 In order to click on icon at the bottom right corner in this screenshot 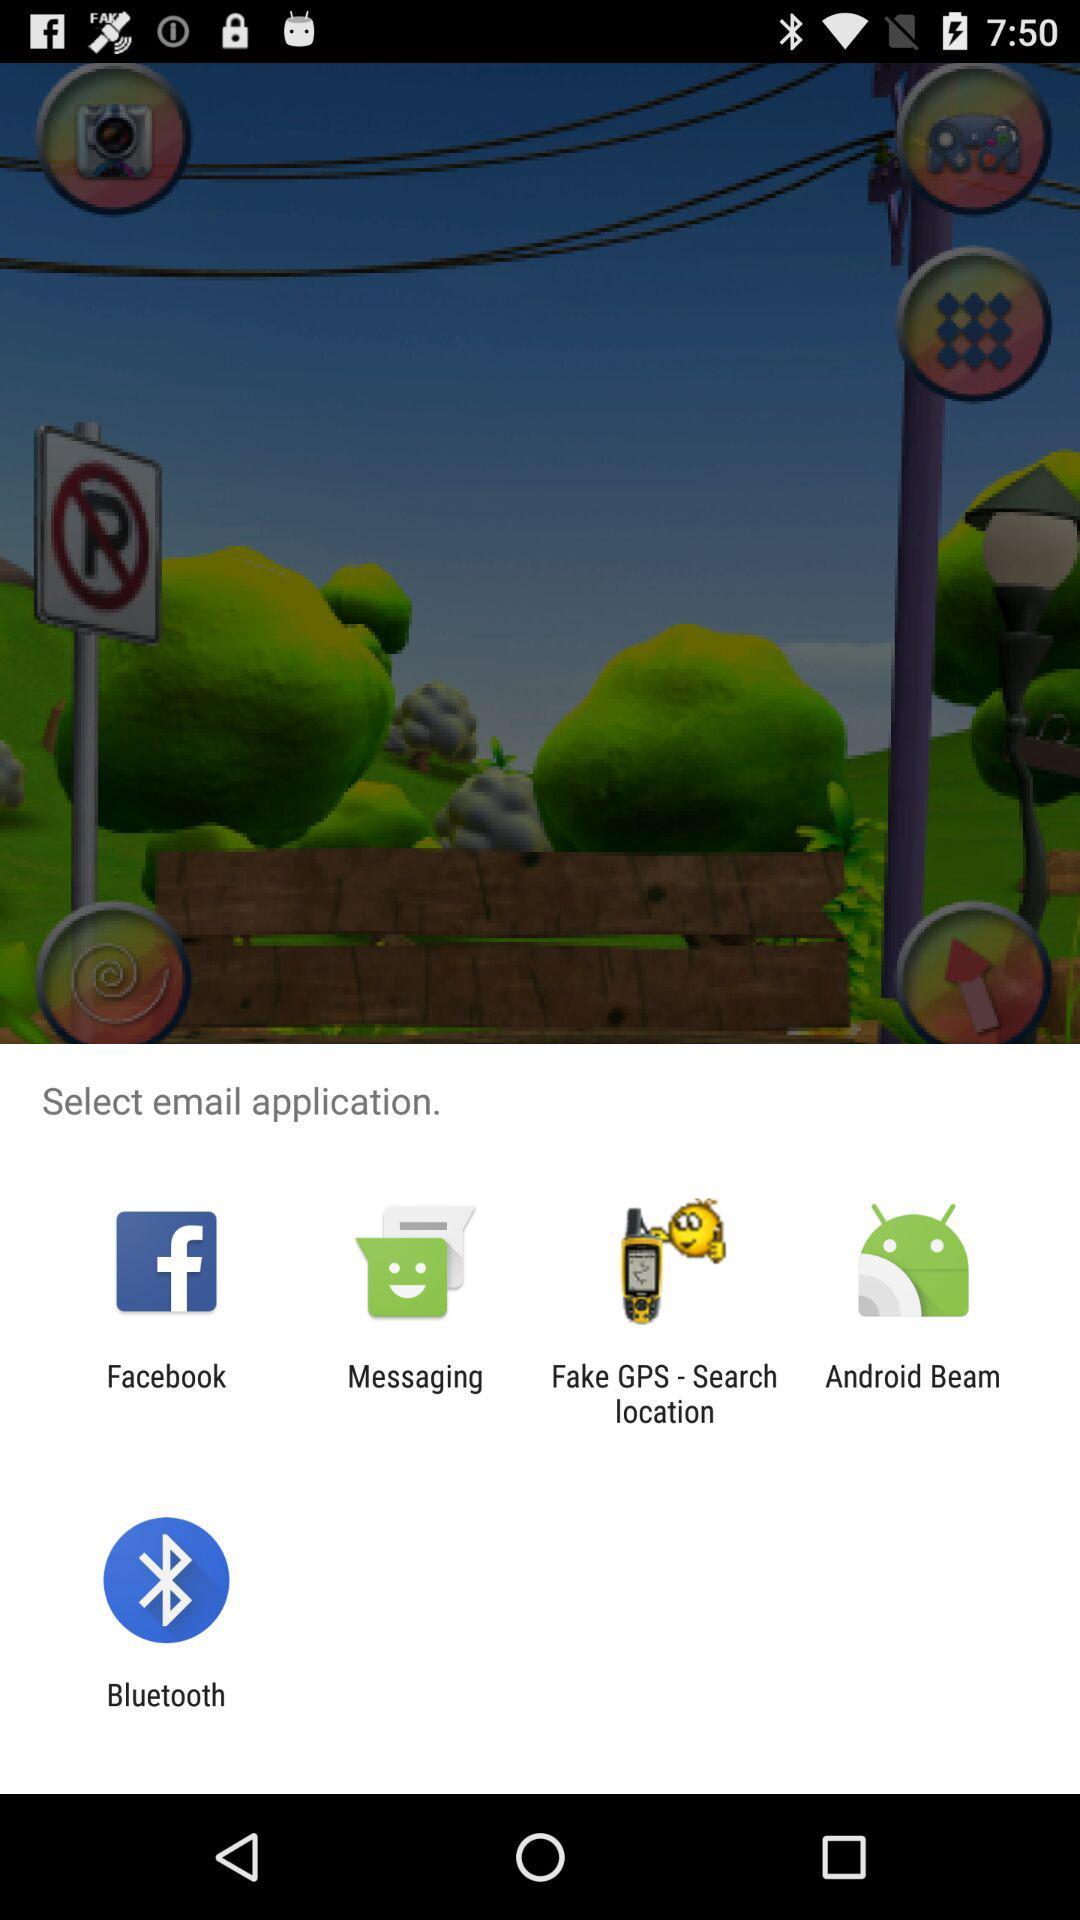, I will do `click(913, 1392)`.